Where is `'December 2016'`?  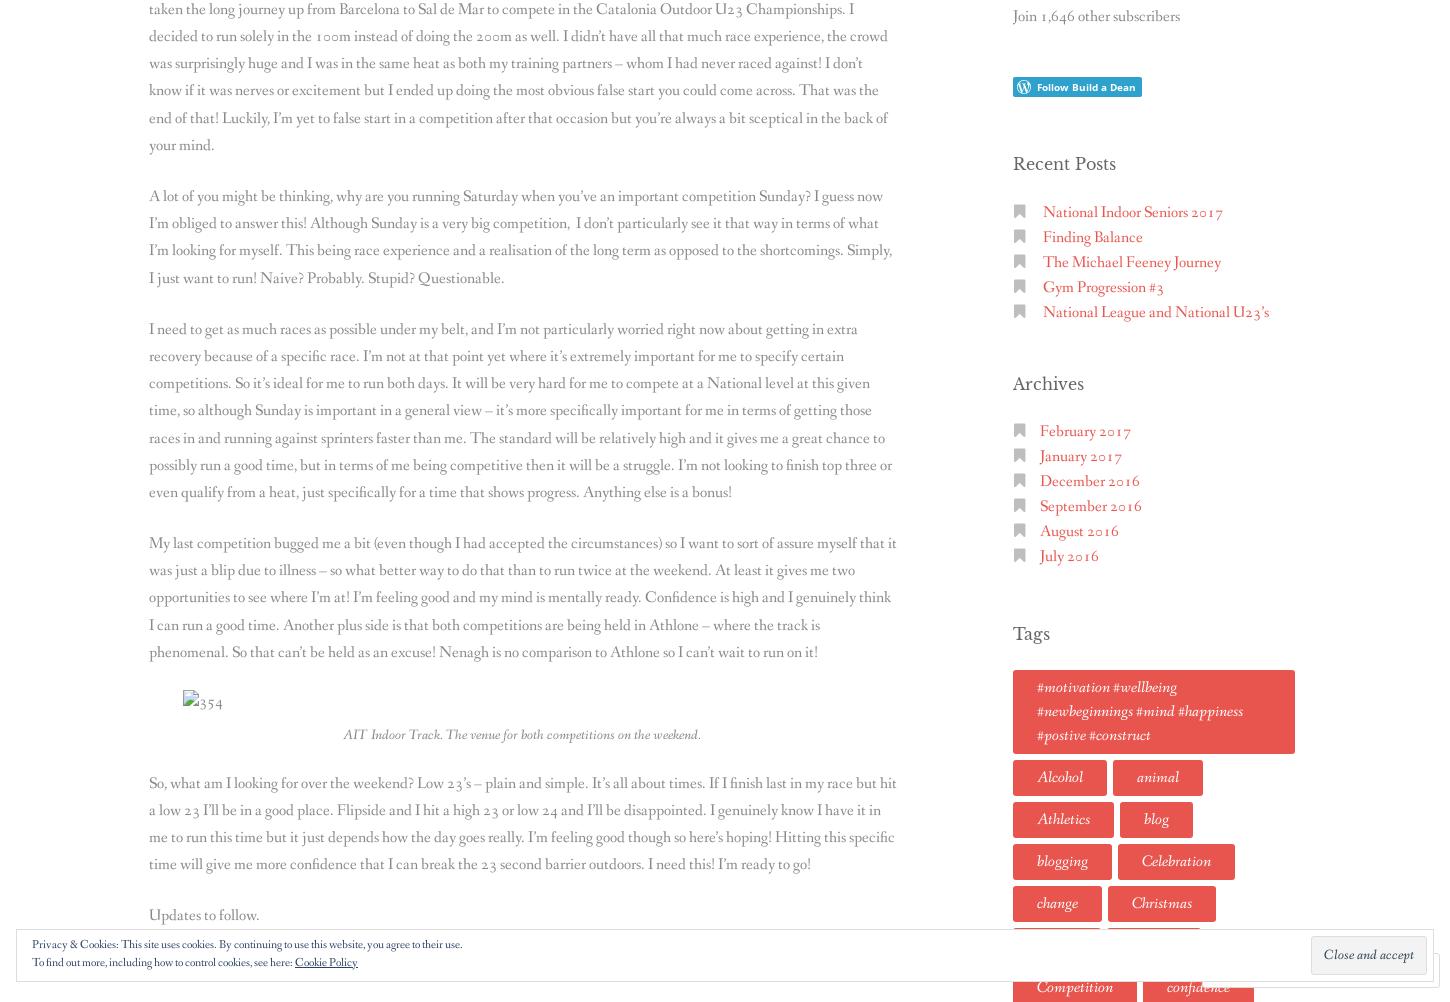
'December 2016' is located at coordinates (1088, 480).